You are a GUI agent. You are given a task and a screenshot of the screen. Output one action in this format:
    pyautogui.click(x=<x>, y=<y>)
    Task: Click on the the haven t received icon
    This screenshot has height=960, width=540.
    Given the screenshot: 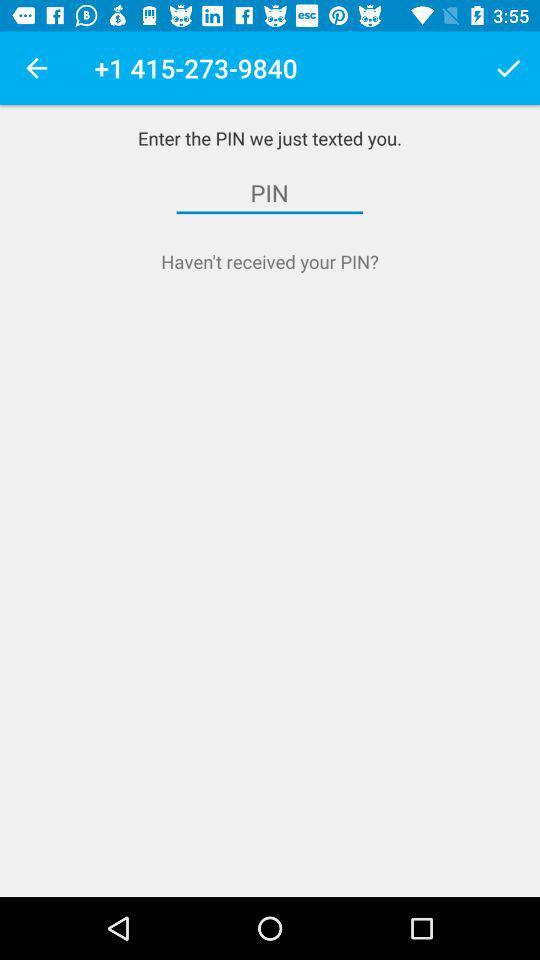 What is the action you would take?
    pyautogui.click(x=270, y=260)
    